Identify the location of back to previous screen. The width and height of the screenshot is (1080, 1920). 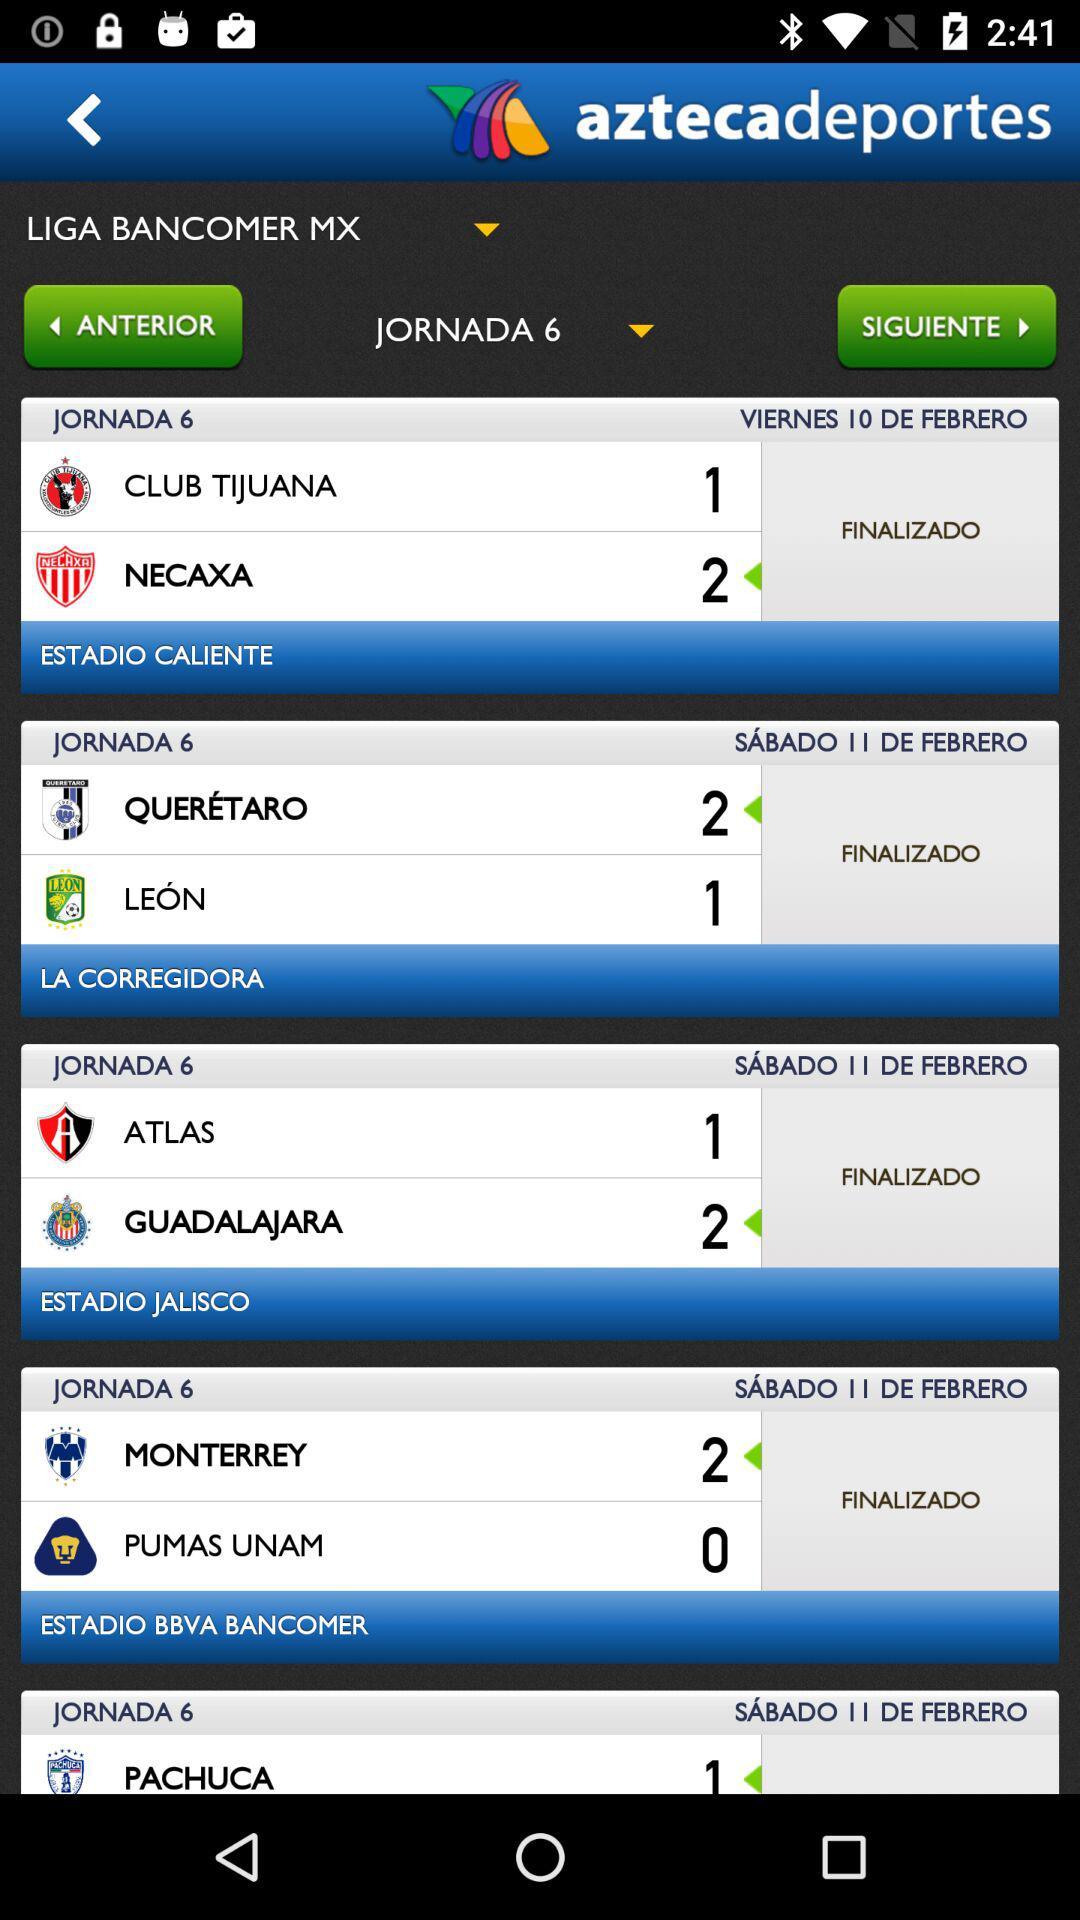
(122, 329).